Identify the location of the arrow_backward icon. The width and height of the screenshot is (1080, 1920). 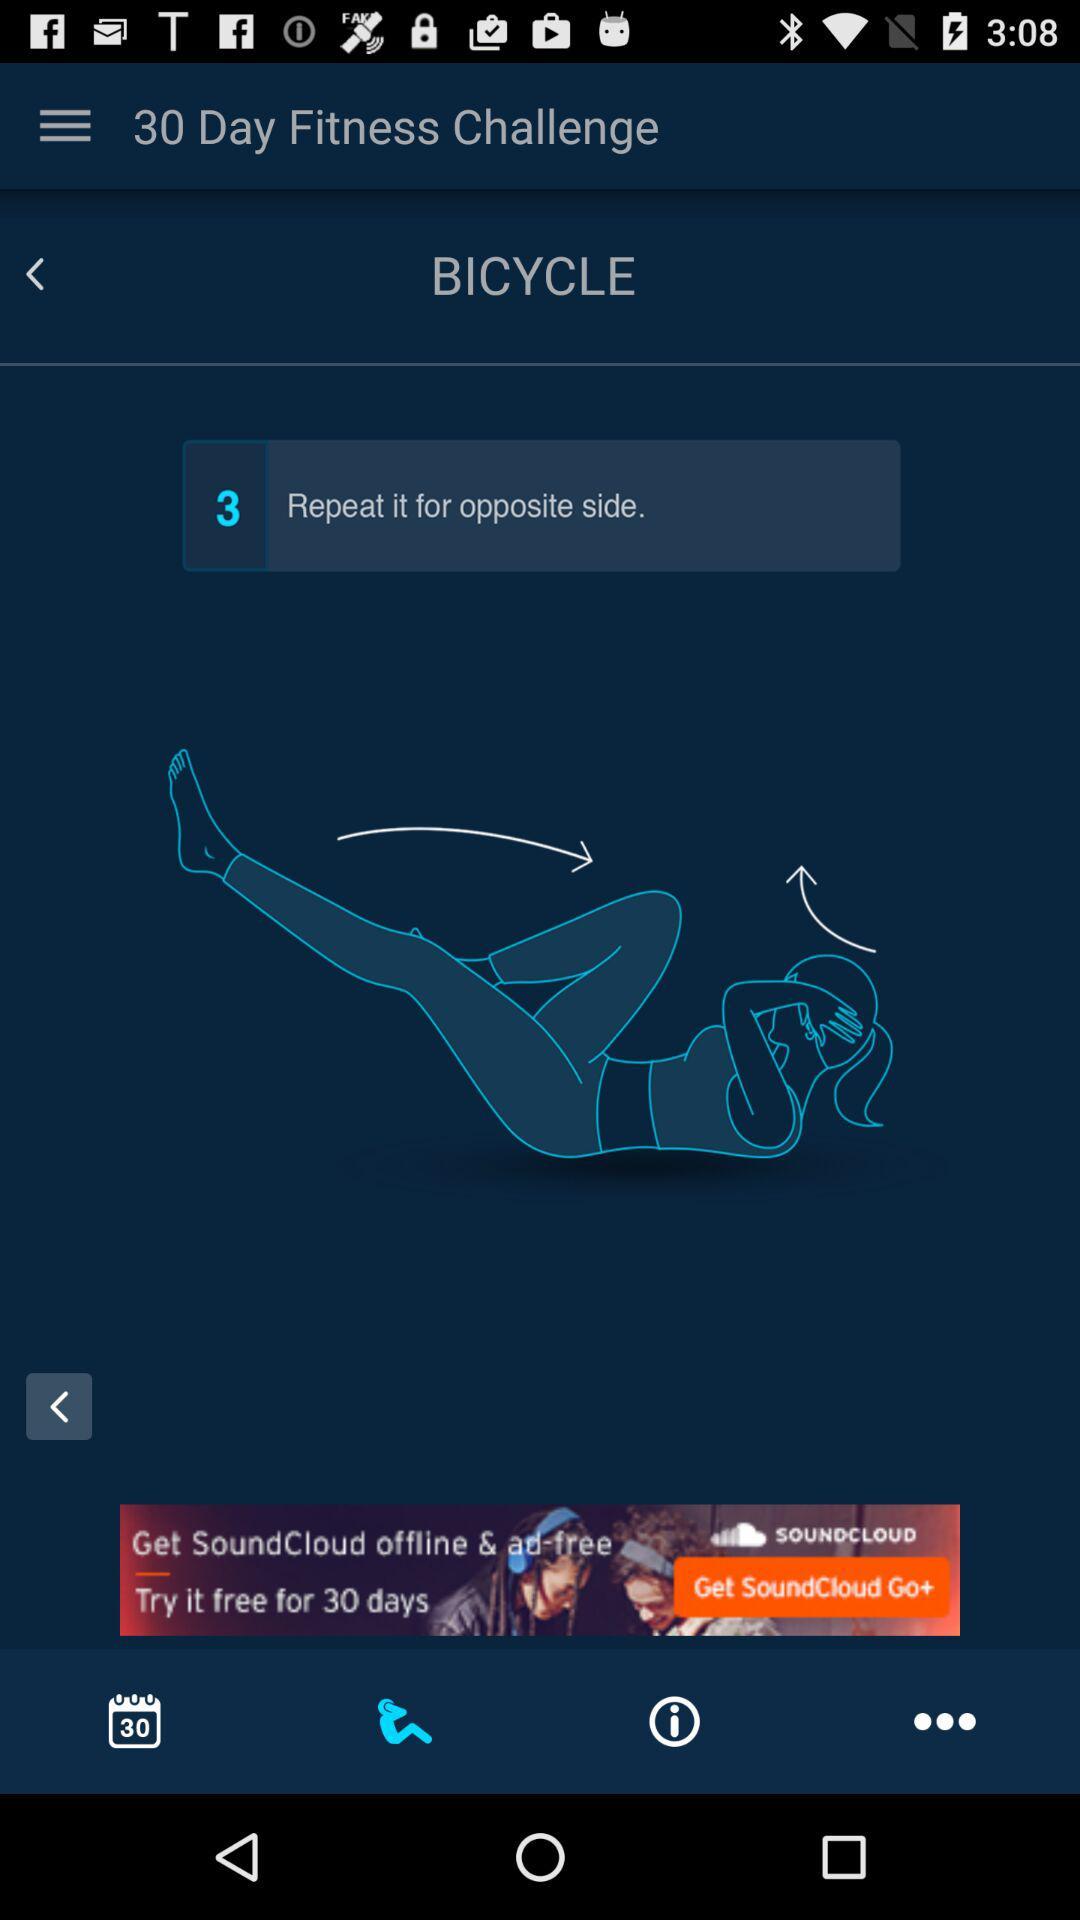
(58, 292).